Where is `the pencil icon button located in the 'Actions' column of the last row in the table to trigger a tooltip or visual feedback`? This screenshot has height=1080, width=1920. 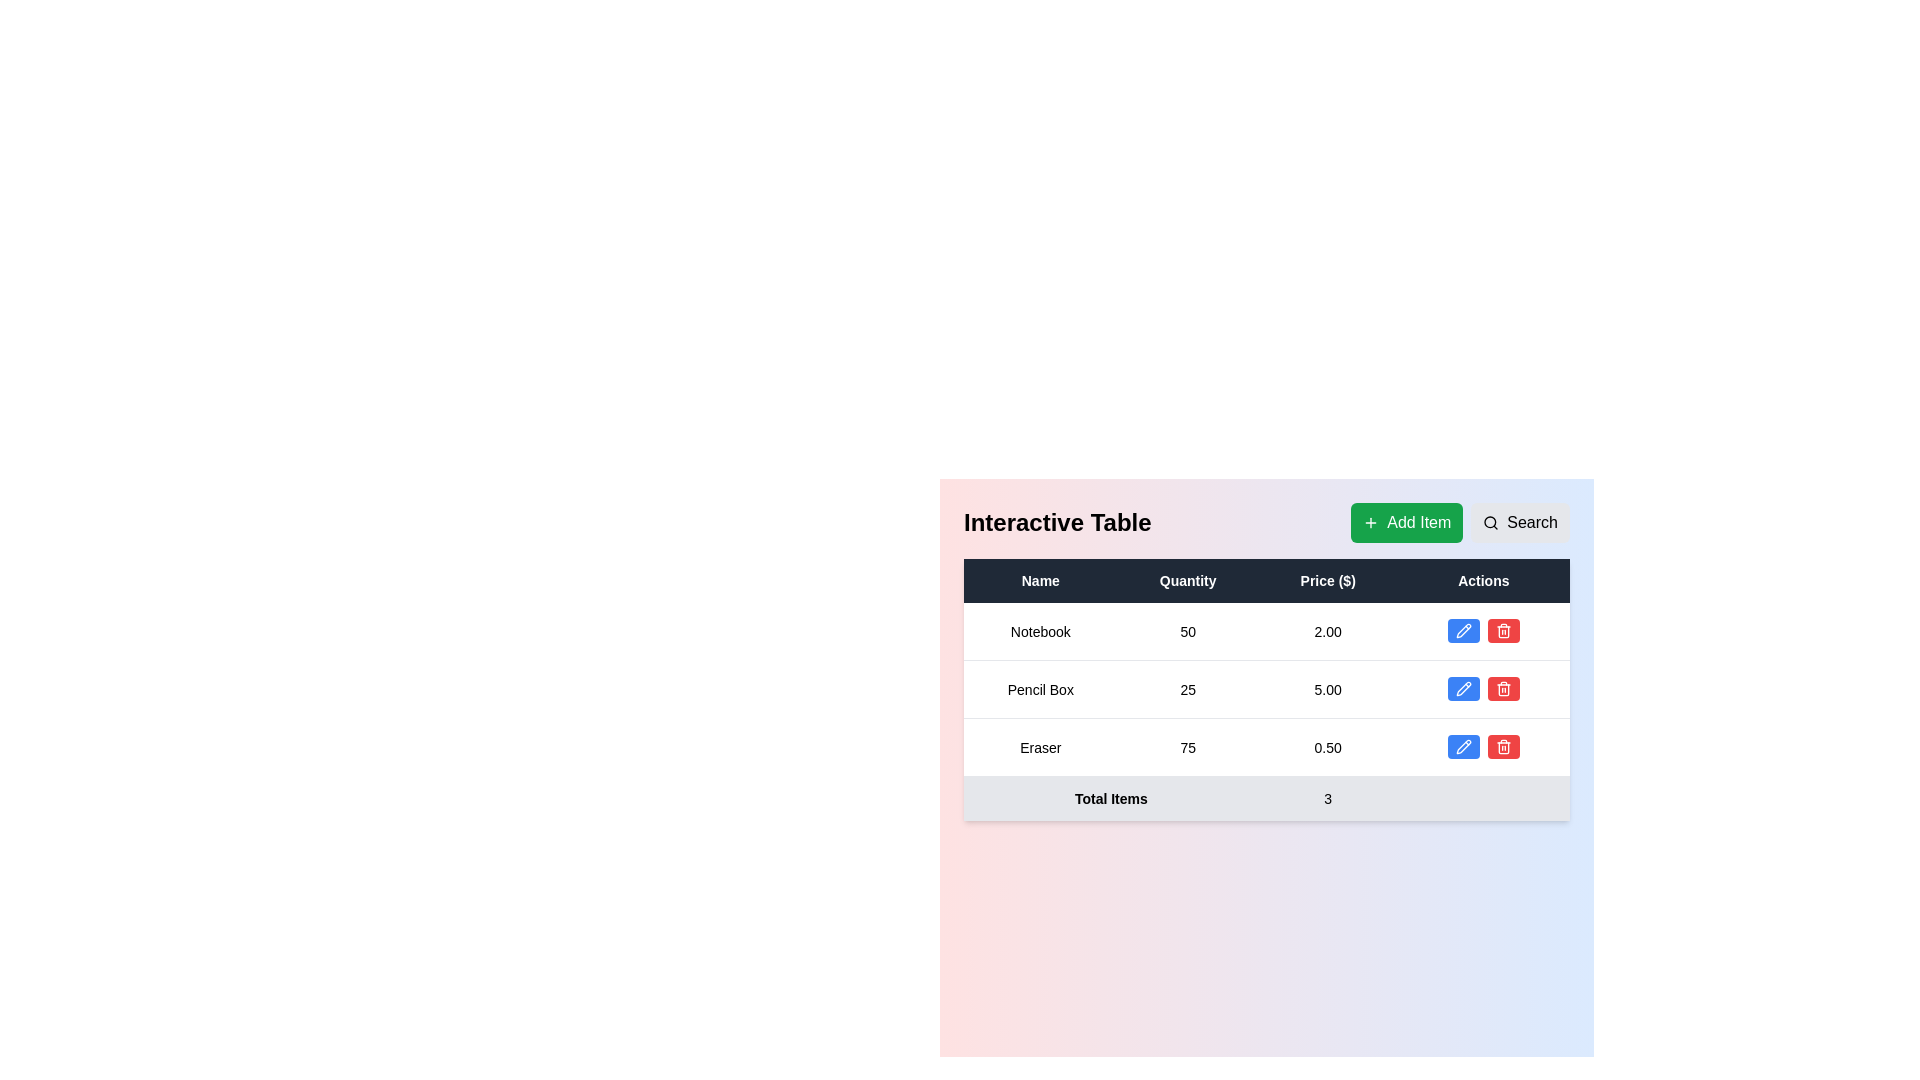
the pencil icon button located in the 'Actions' column of the last row in the table to trigger a tooltip or visual feedback is located at coordinates (1463, 747).